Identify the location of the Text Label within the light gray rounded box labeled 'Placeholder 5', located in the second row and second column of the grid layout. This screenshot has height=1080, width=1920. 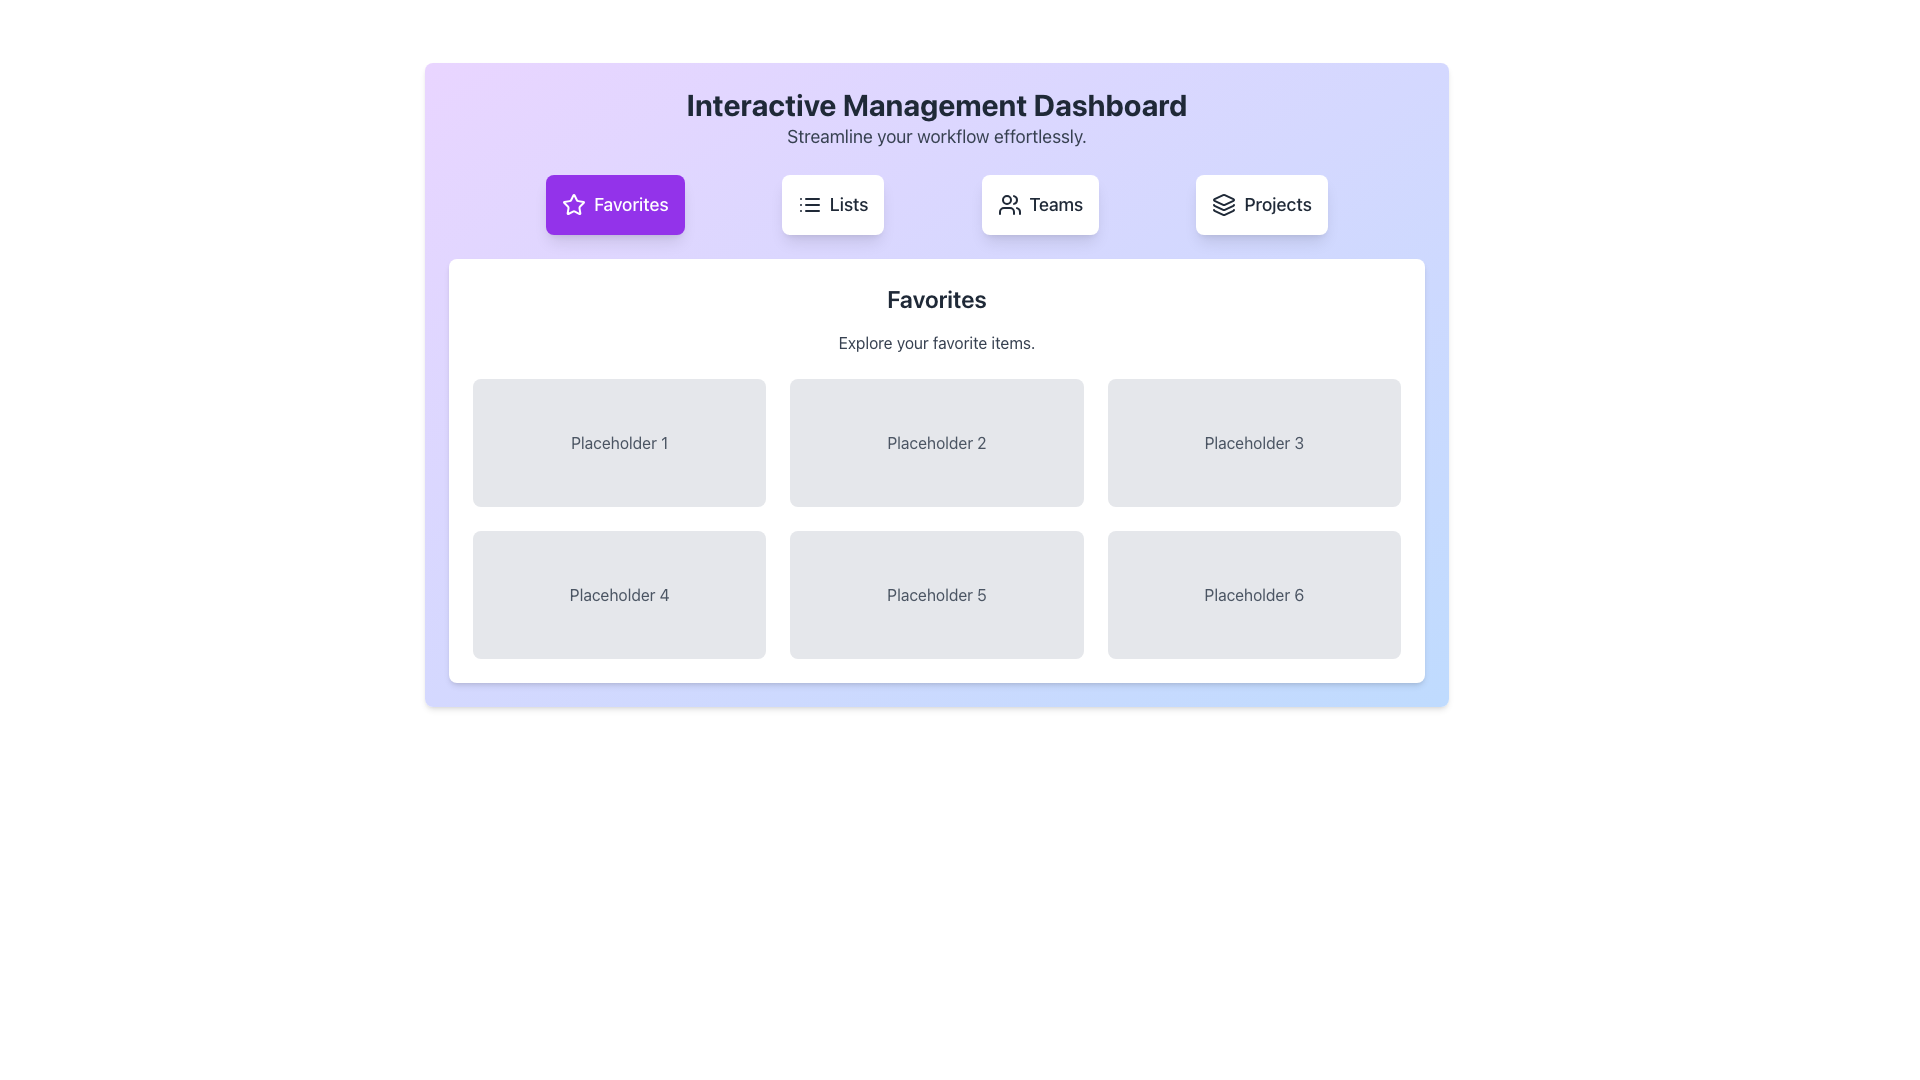
(935, 593).